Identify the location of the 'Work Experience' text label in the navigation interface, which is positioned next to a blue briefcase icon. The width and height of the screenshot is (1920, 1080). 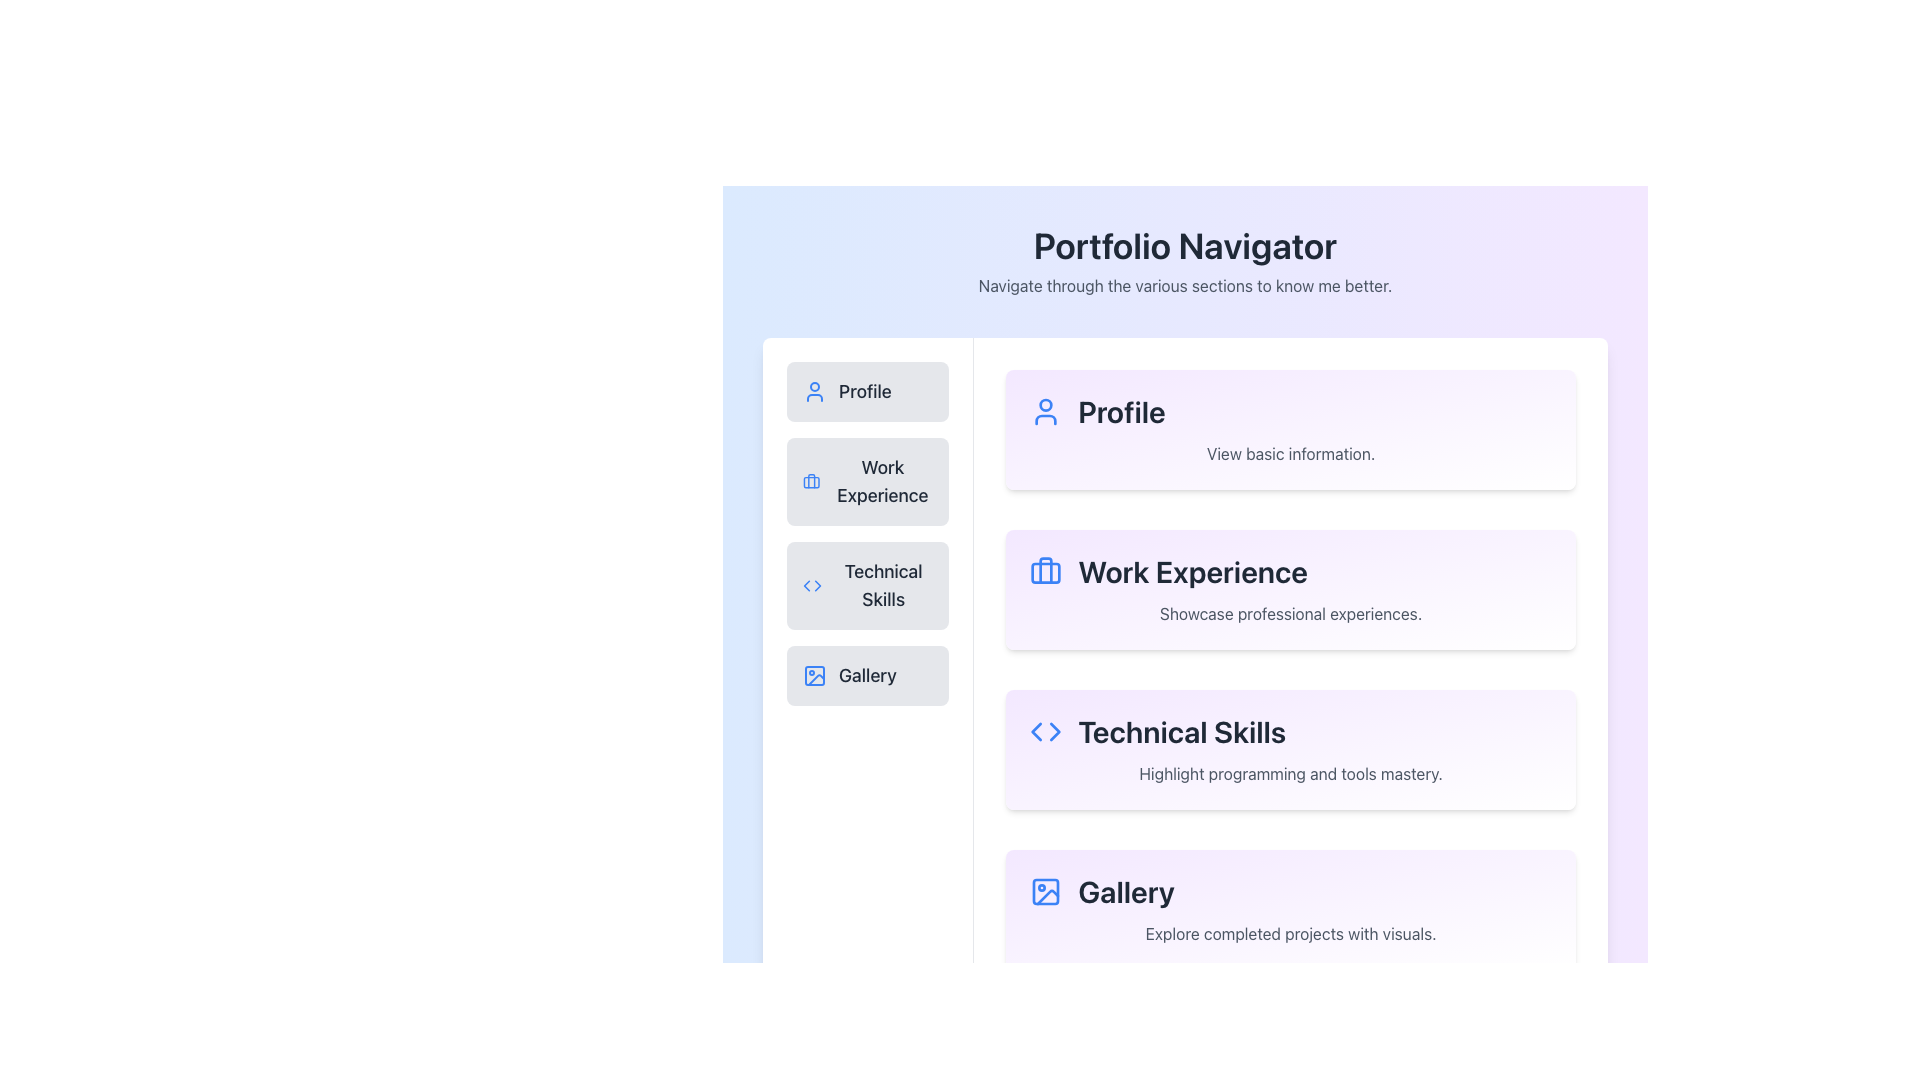
(881, 482).